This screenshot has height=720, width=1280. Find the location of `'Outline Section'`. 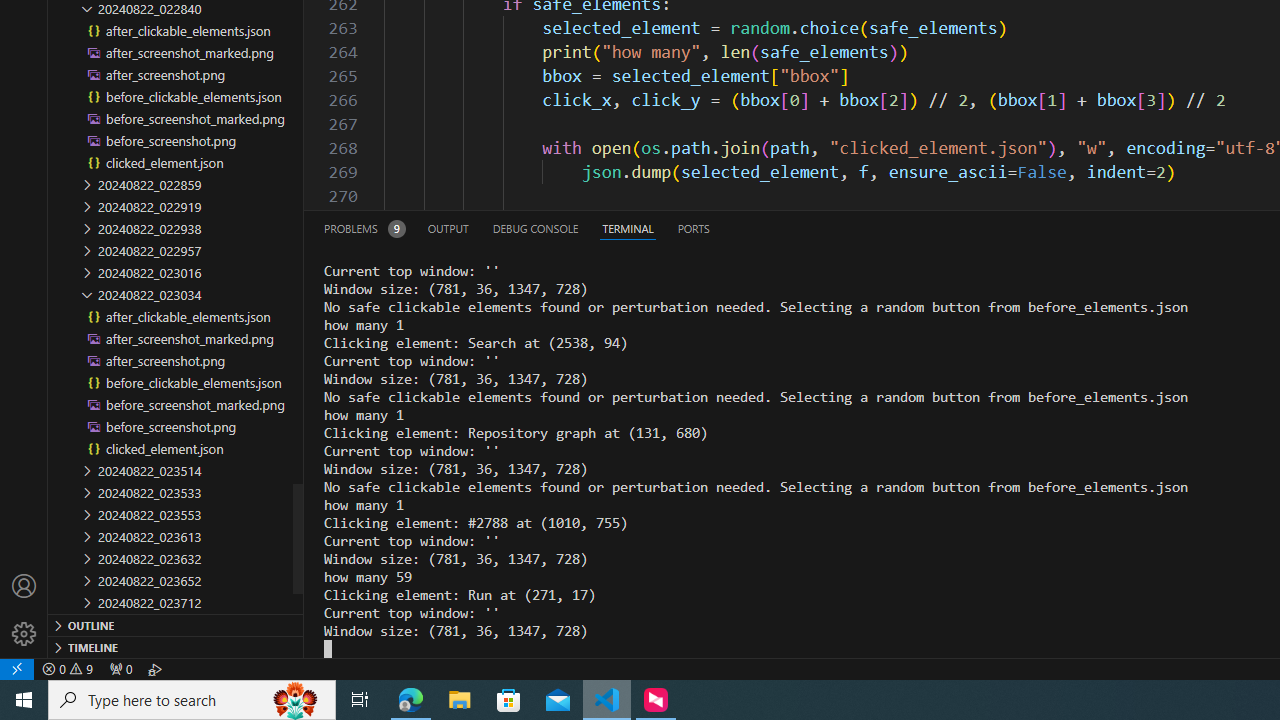

'Outline Section' is located at coordinates (176, 623).